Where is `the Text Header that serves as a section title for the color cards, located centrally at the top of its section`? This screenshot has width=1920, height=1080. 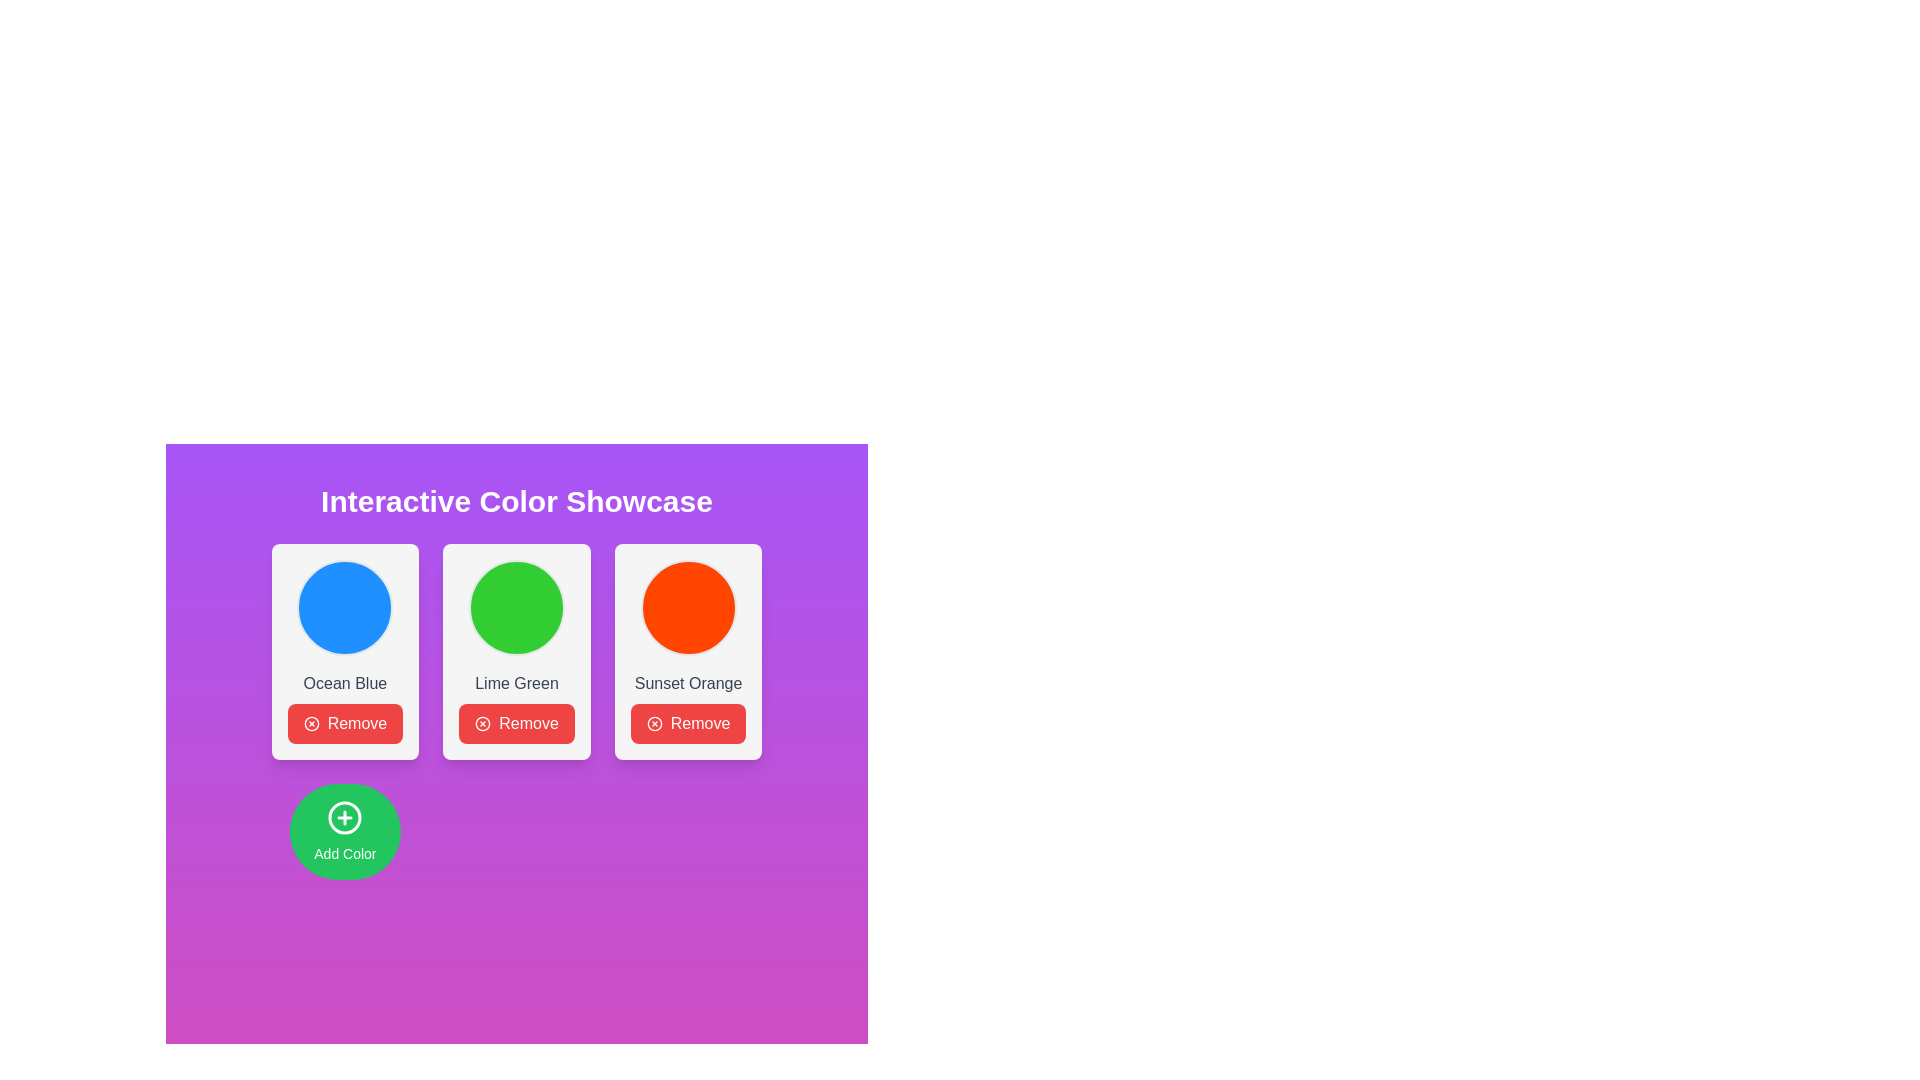
the Text Header that serves as a section title for the color cards, located centrally at the top of its section is located at coordinates (517, 500).